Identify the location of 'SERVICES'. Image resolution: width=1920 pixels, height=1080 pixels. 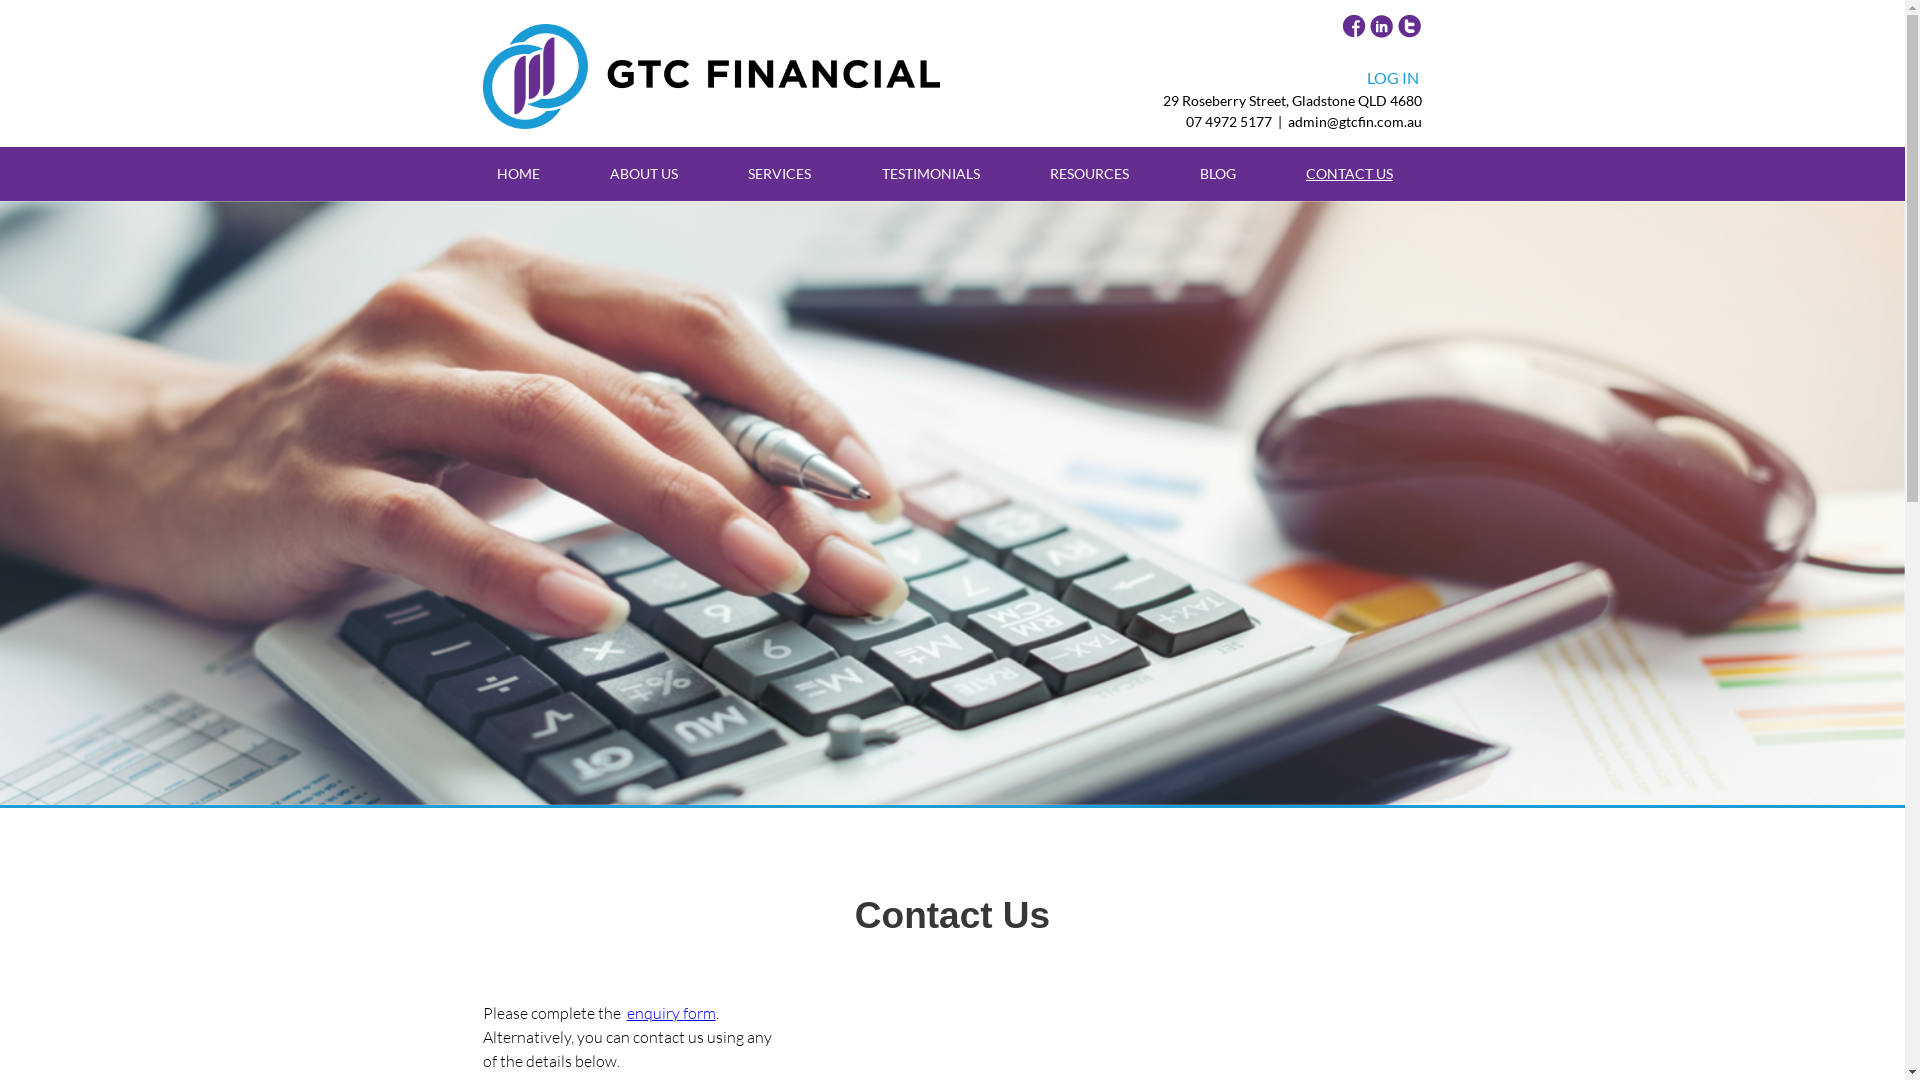
(747, 172).